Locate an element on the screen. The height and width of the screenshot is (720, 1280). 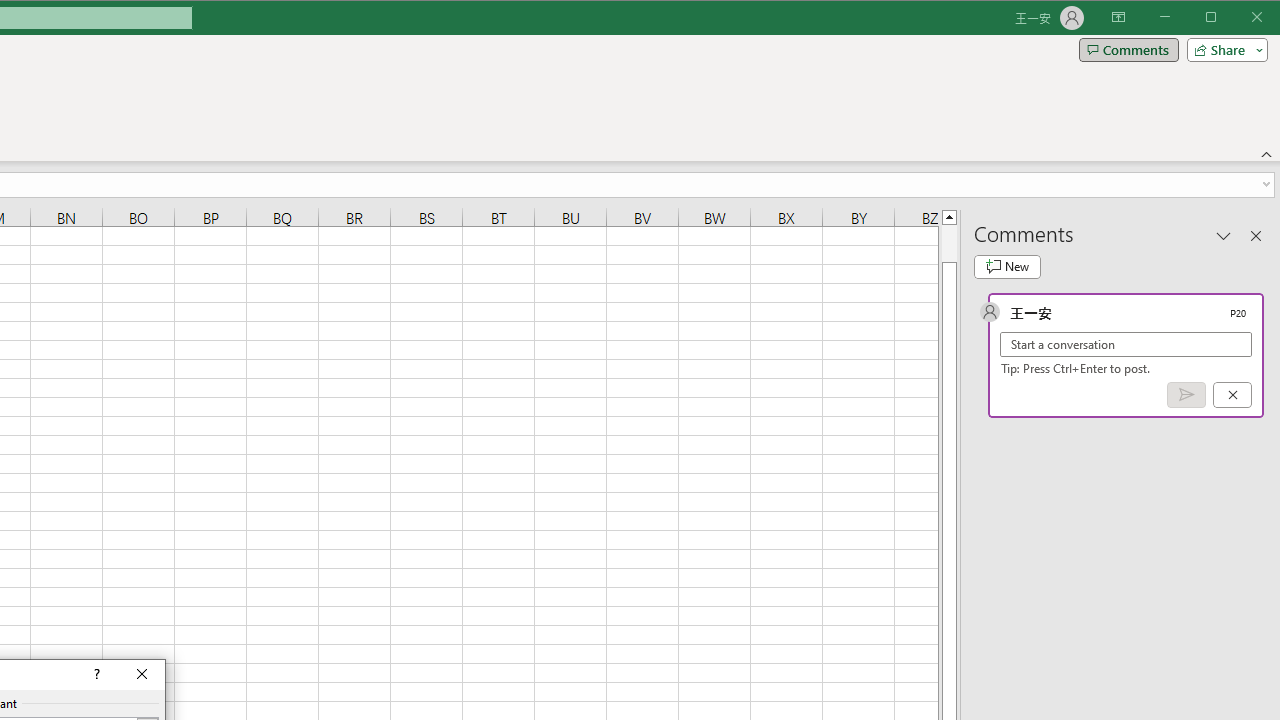
'New comment' is located at coordinates (1007, 266).